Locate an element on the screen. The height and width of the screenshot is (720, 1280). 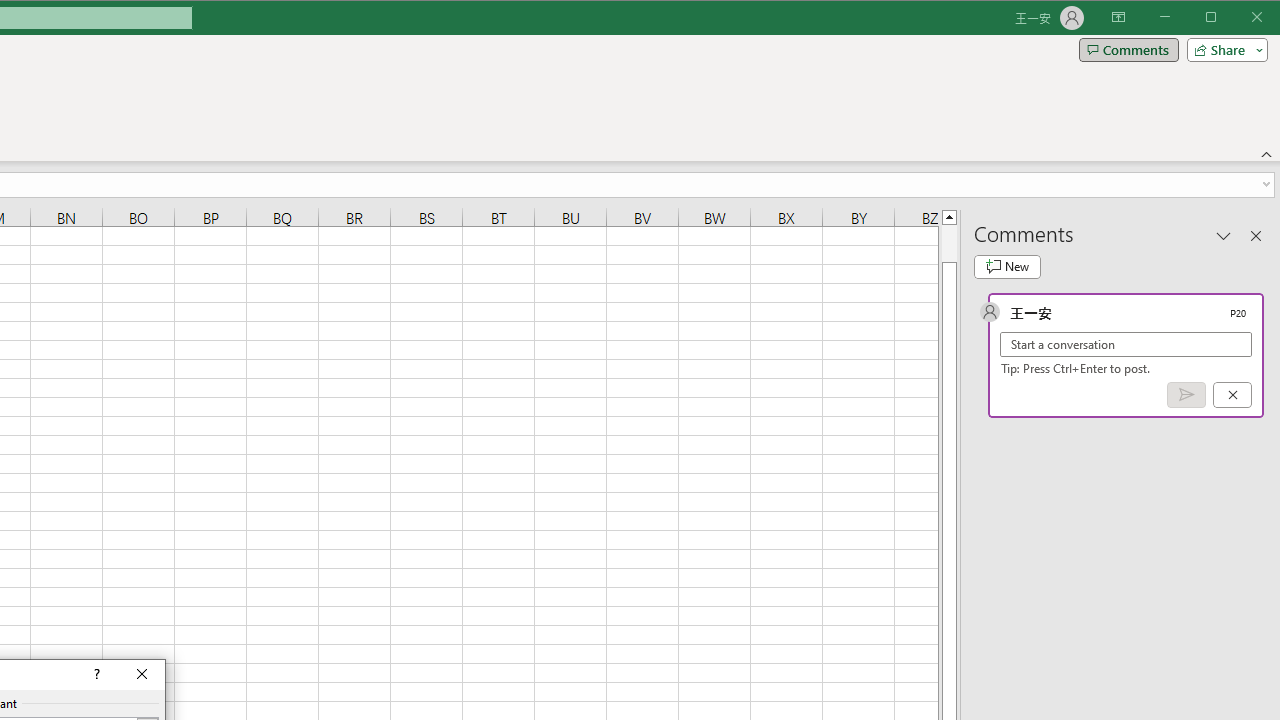
'New comment' is located at coordinates (1007, 266).